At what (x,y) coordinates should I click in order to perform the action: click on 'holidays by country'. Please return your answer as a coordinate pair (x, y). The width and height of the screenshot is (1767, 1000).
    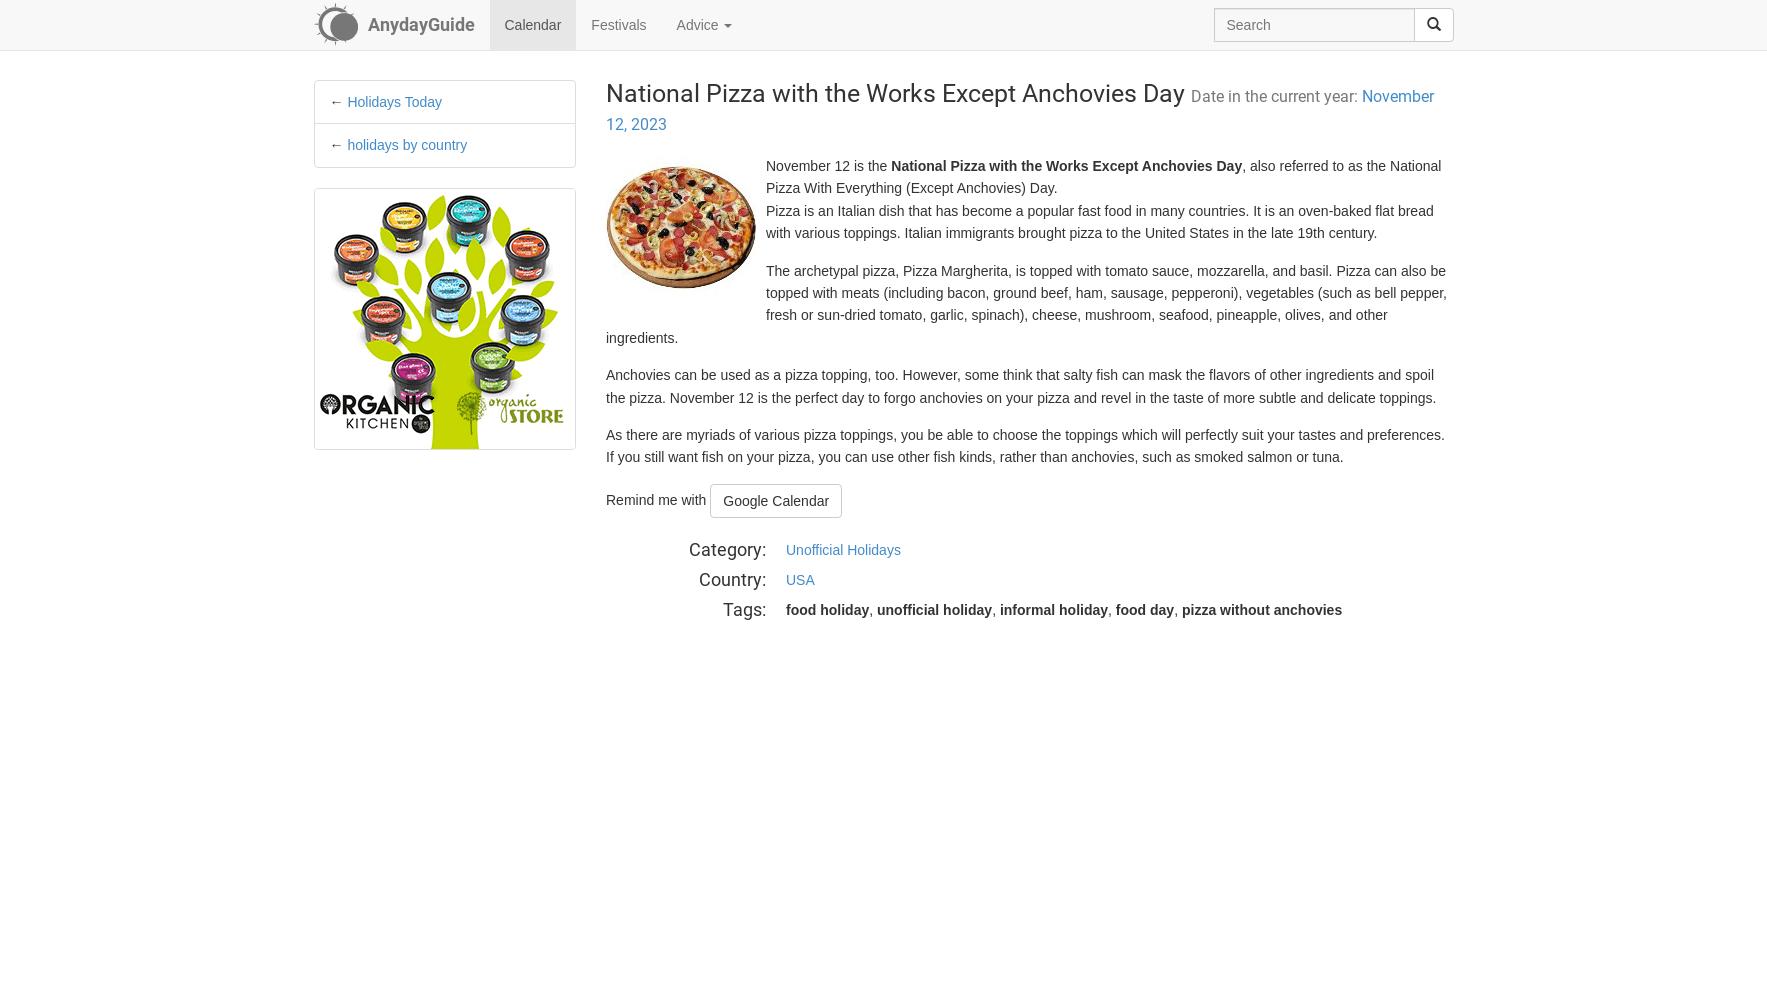
    Looking at the image, I should click on (347, 145).